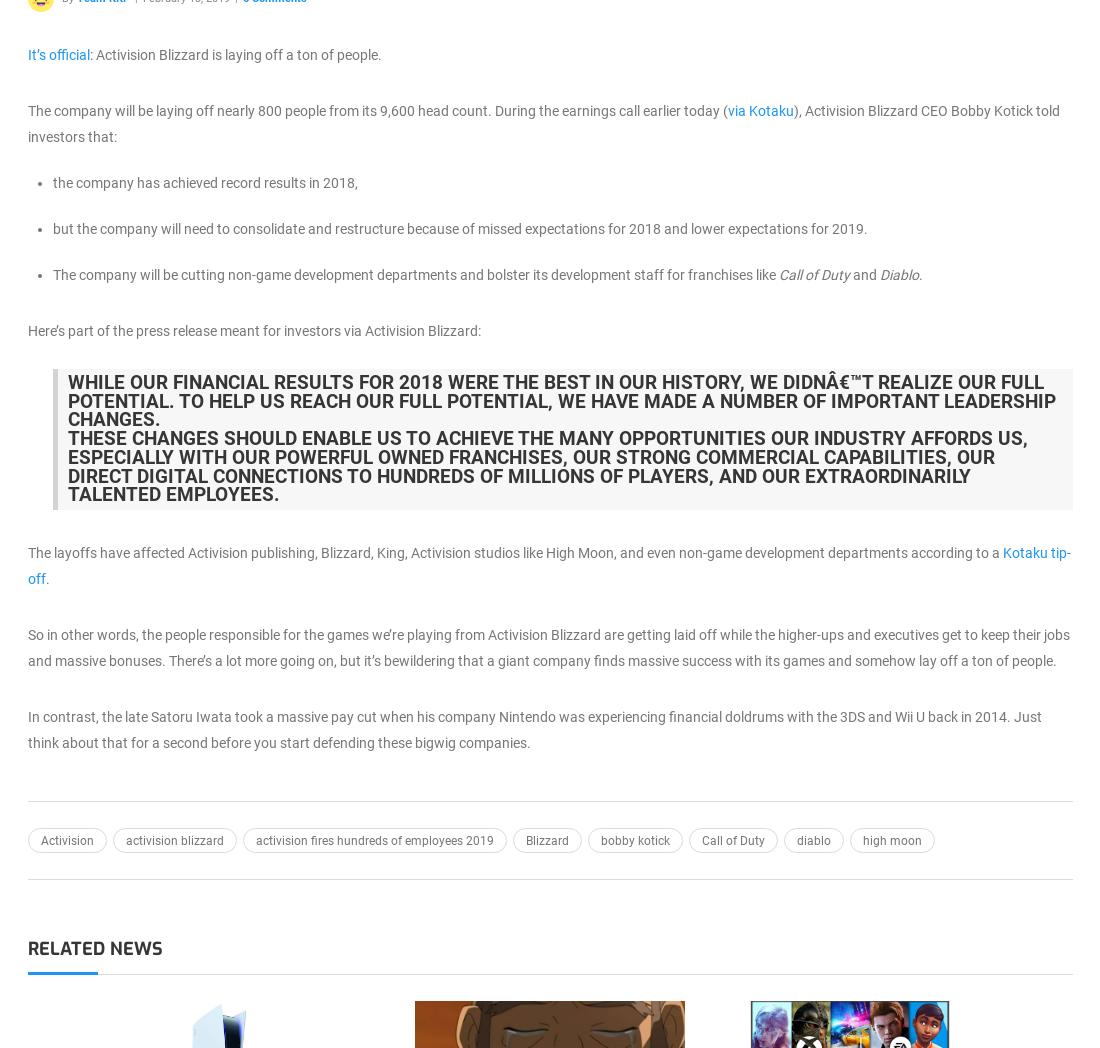 Image resolution: width=1100 pixels, height=1048 pixels. Describe the element at coordinates (25, 729) in the screenshot. I see `'In contrast, the late Satoru Iwata took a massive pay cut when his company Nintendo was experiencing financial doldrums with the 3DS and Wii U back in 2014. Just think about that for a second before you start defending these bigwig companies.'` at that location.